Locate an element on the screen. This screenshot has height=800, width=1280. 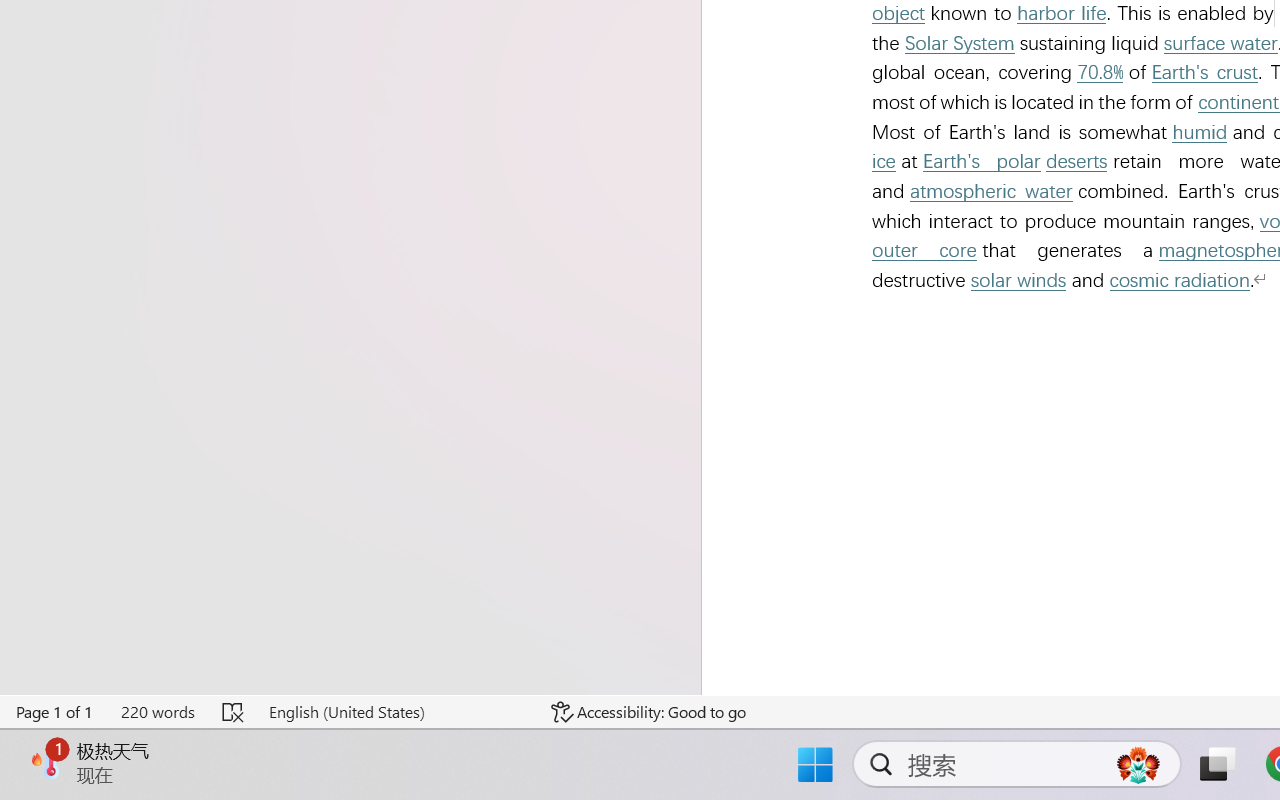
'Earth' is located at coordinates (981, 161).